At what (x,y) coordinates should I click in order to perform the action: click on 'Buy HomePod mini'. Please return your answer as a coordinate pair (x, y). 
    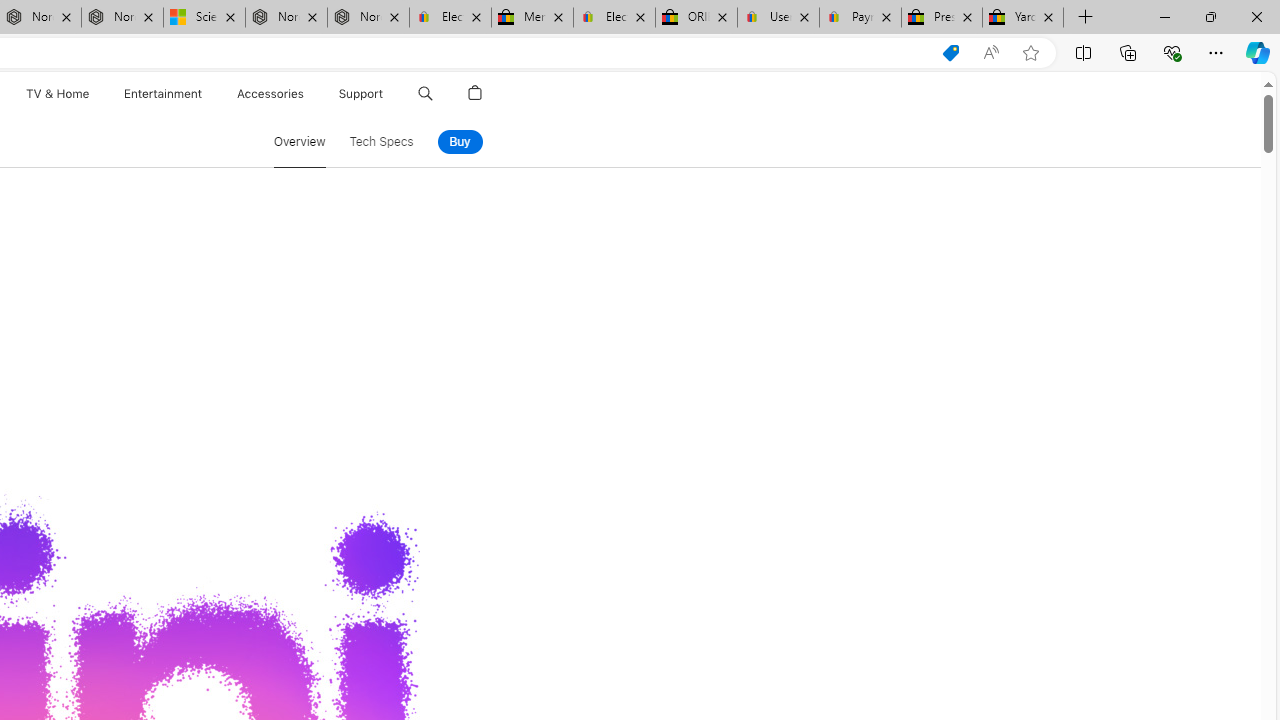
    Looking at the image, I should click on (458, 141).